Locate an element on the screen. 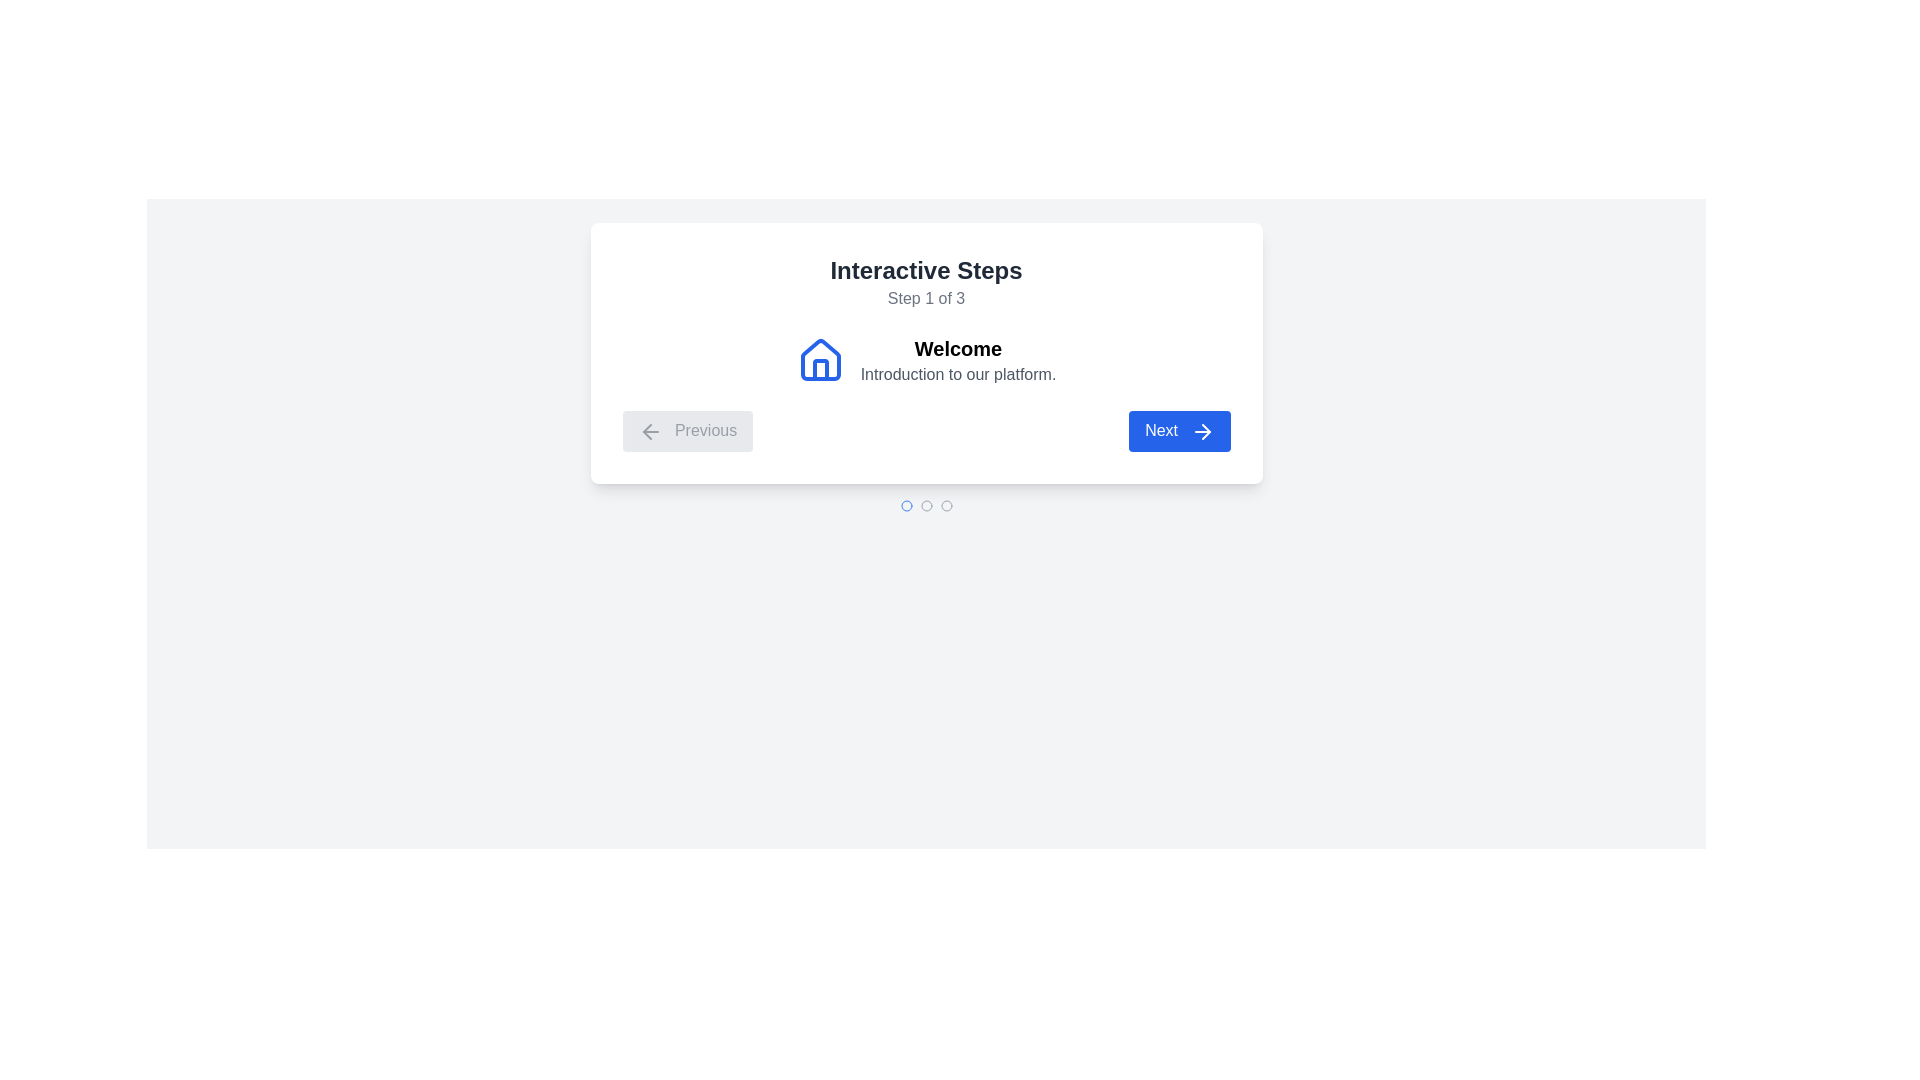  the informational component that features a blue house icon and the title 'Welcome' in bold black font, located centrally below 'Interactive Steps' is located at coordinates (925, 361).